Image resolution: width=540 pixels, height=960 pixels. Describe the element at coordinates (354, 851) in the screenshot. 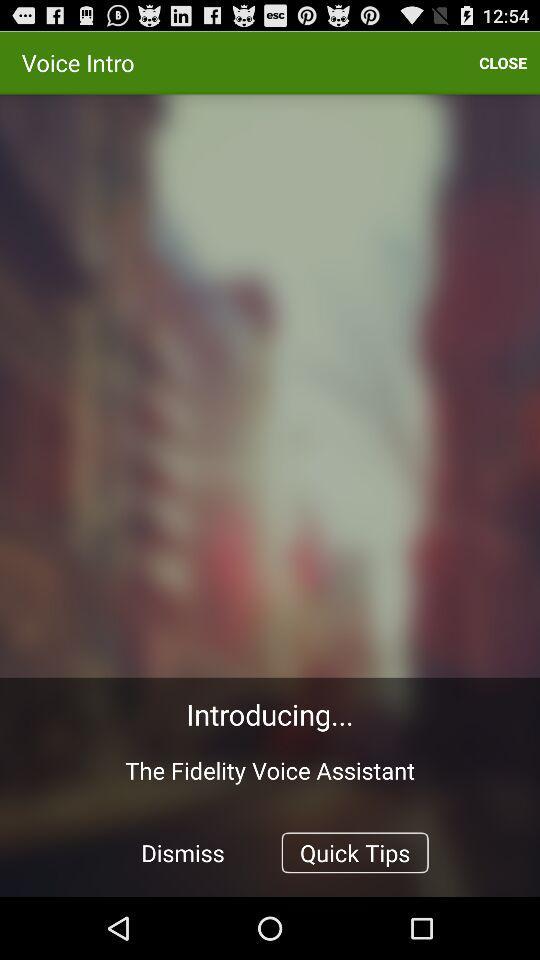

I see `the quick tips button` at that location.